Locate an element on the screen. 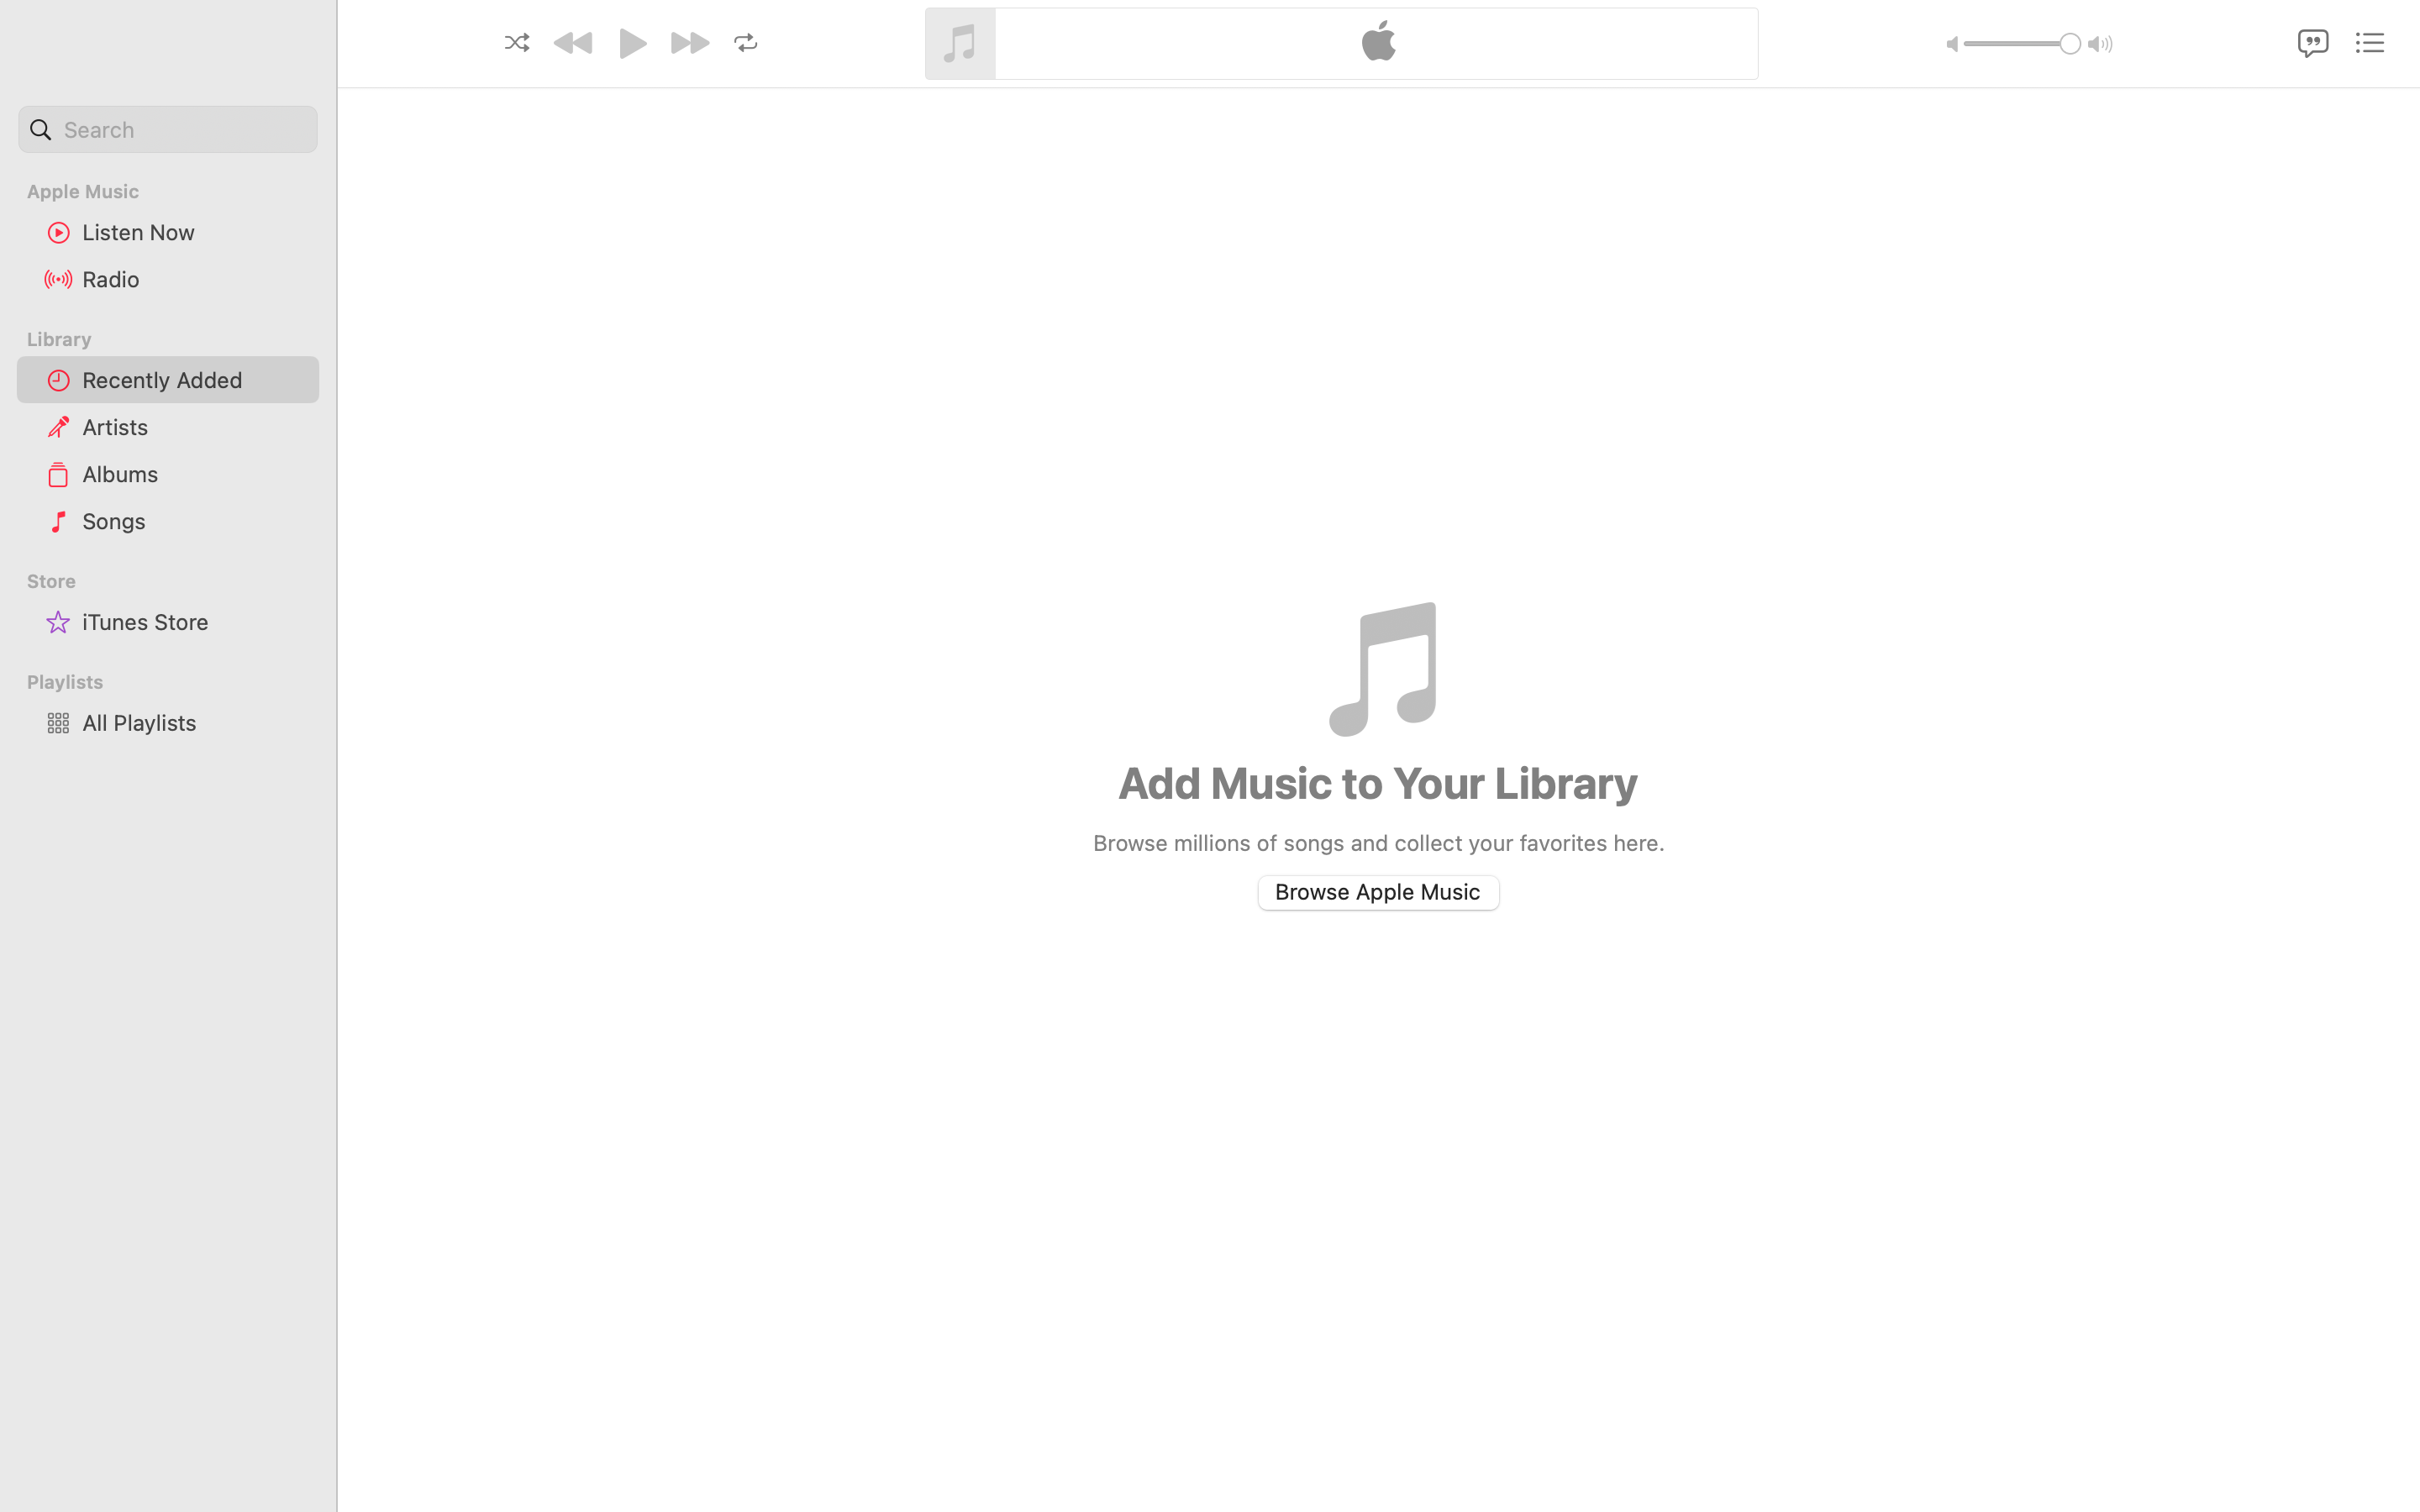 Image resolution: width=2420 pixels, height=1512 pixels. 'Albums' is located at coordinates (192, 473).